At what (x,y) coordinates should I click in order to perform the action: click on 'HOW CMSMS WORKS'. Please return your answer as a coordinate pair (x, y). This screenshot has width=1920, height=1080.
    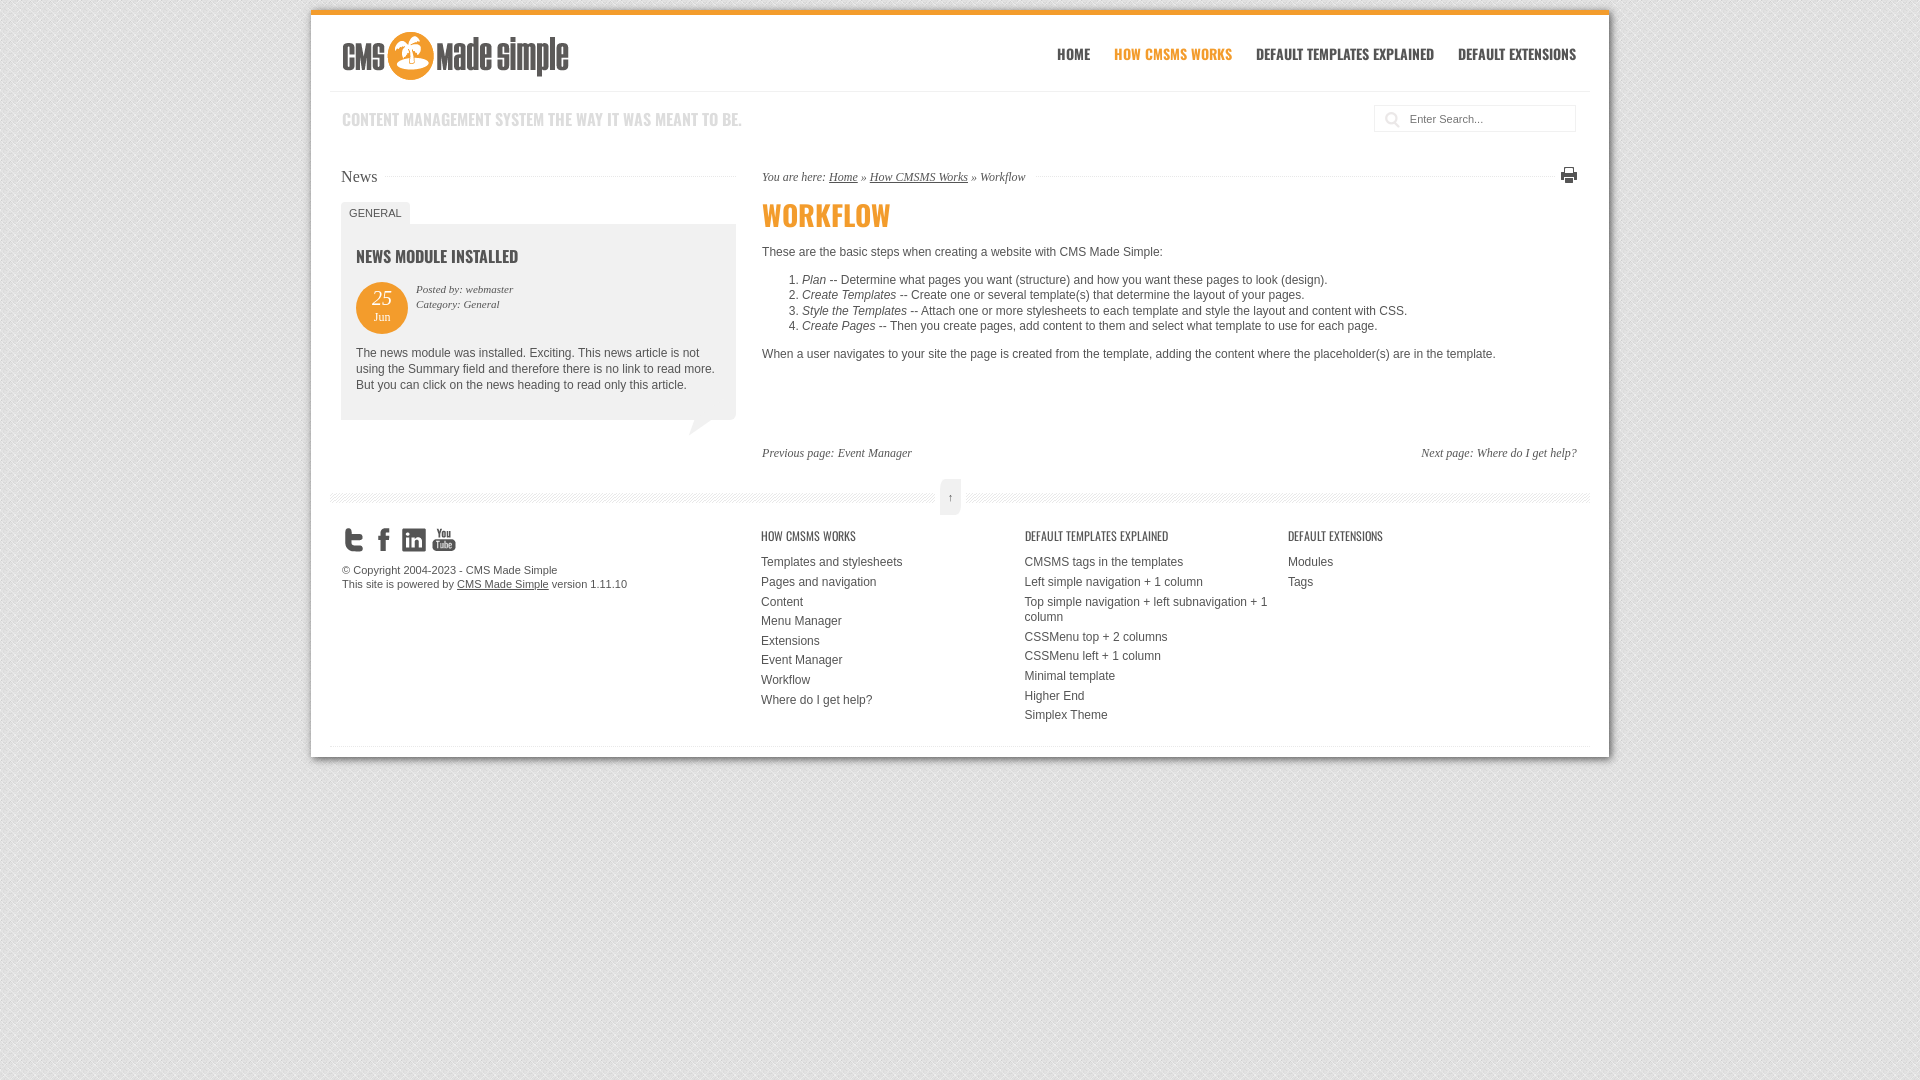
    Looking at the image, I should click on (891, 535).